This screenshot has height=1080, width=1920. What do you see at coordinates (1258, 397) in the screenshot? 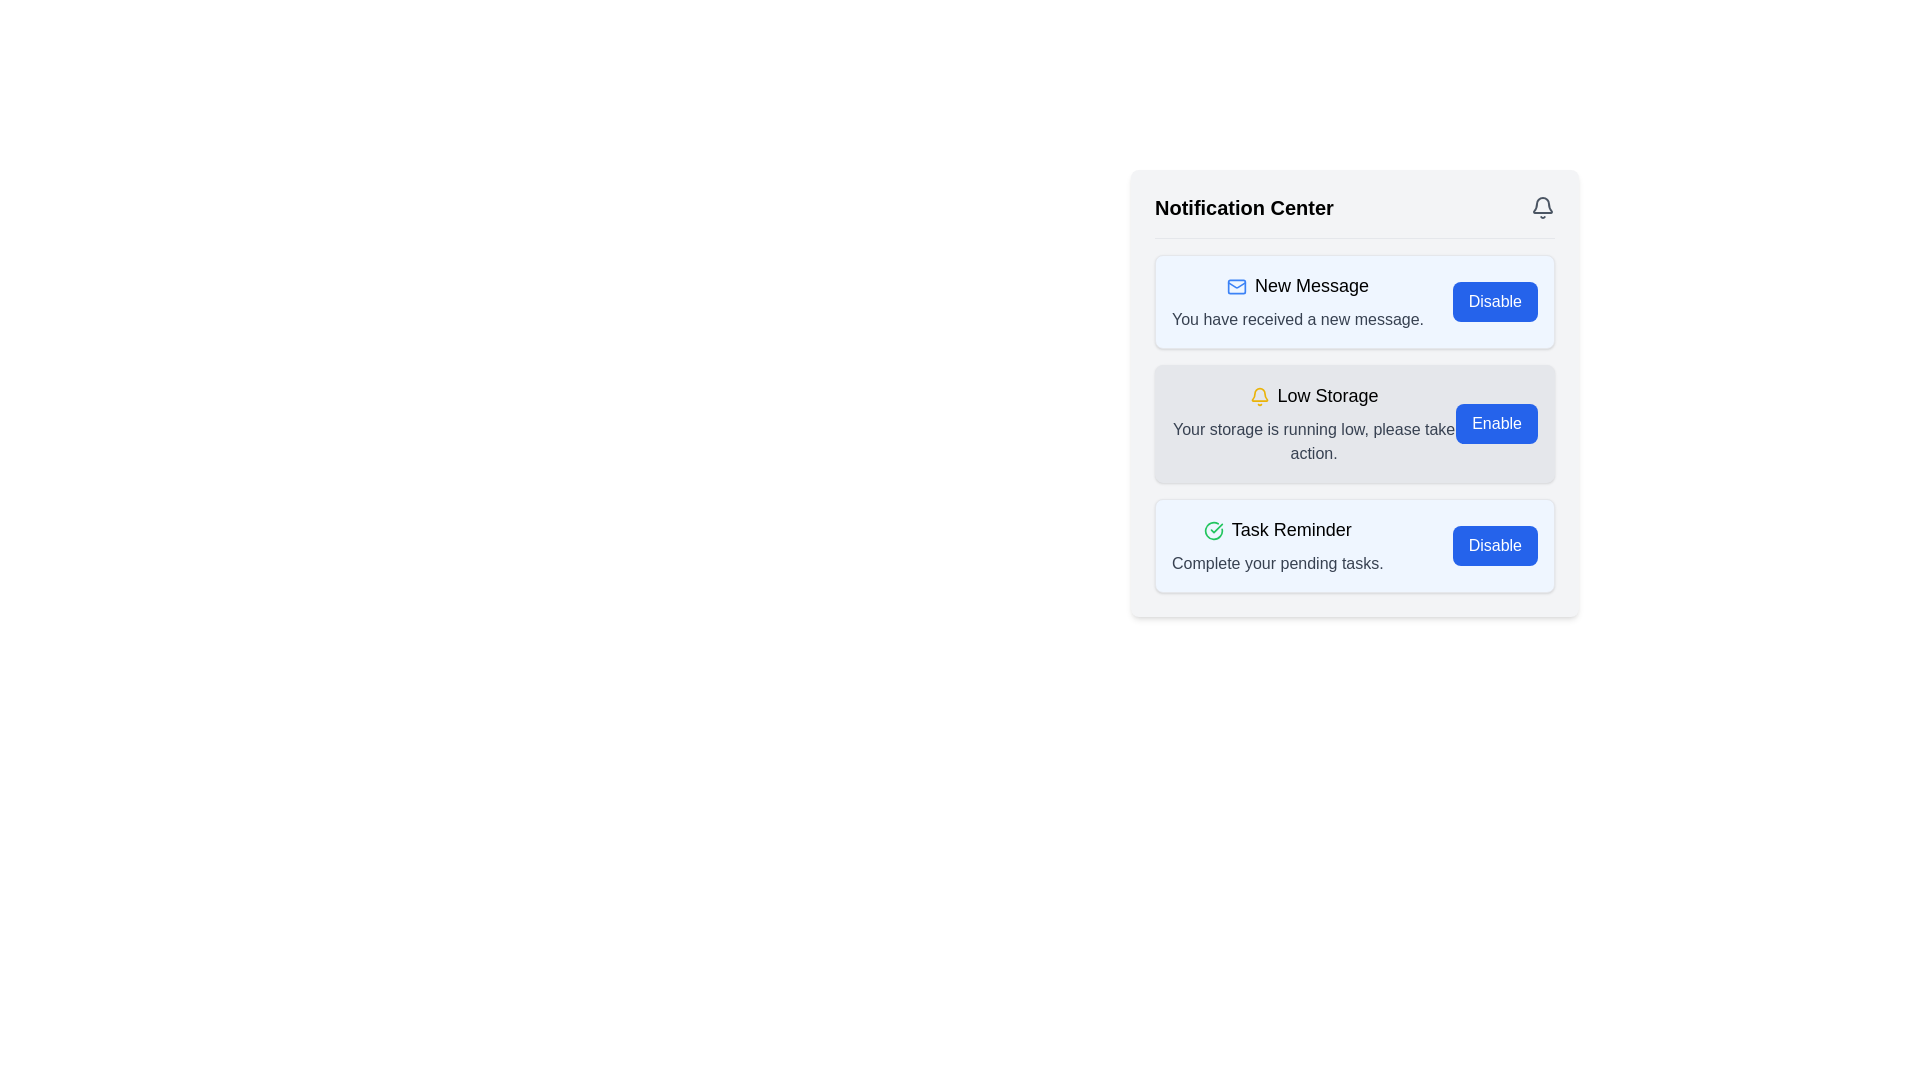
I see `the yellow bell icon in the 'Low Storage' notification card, which is the second notification in the list, positioned to the left of the main text` at bounding box center [1258, 397].